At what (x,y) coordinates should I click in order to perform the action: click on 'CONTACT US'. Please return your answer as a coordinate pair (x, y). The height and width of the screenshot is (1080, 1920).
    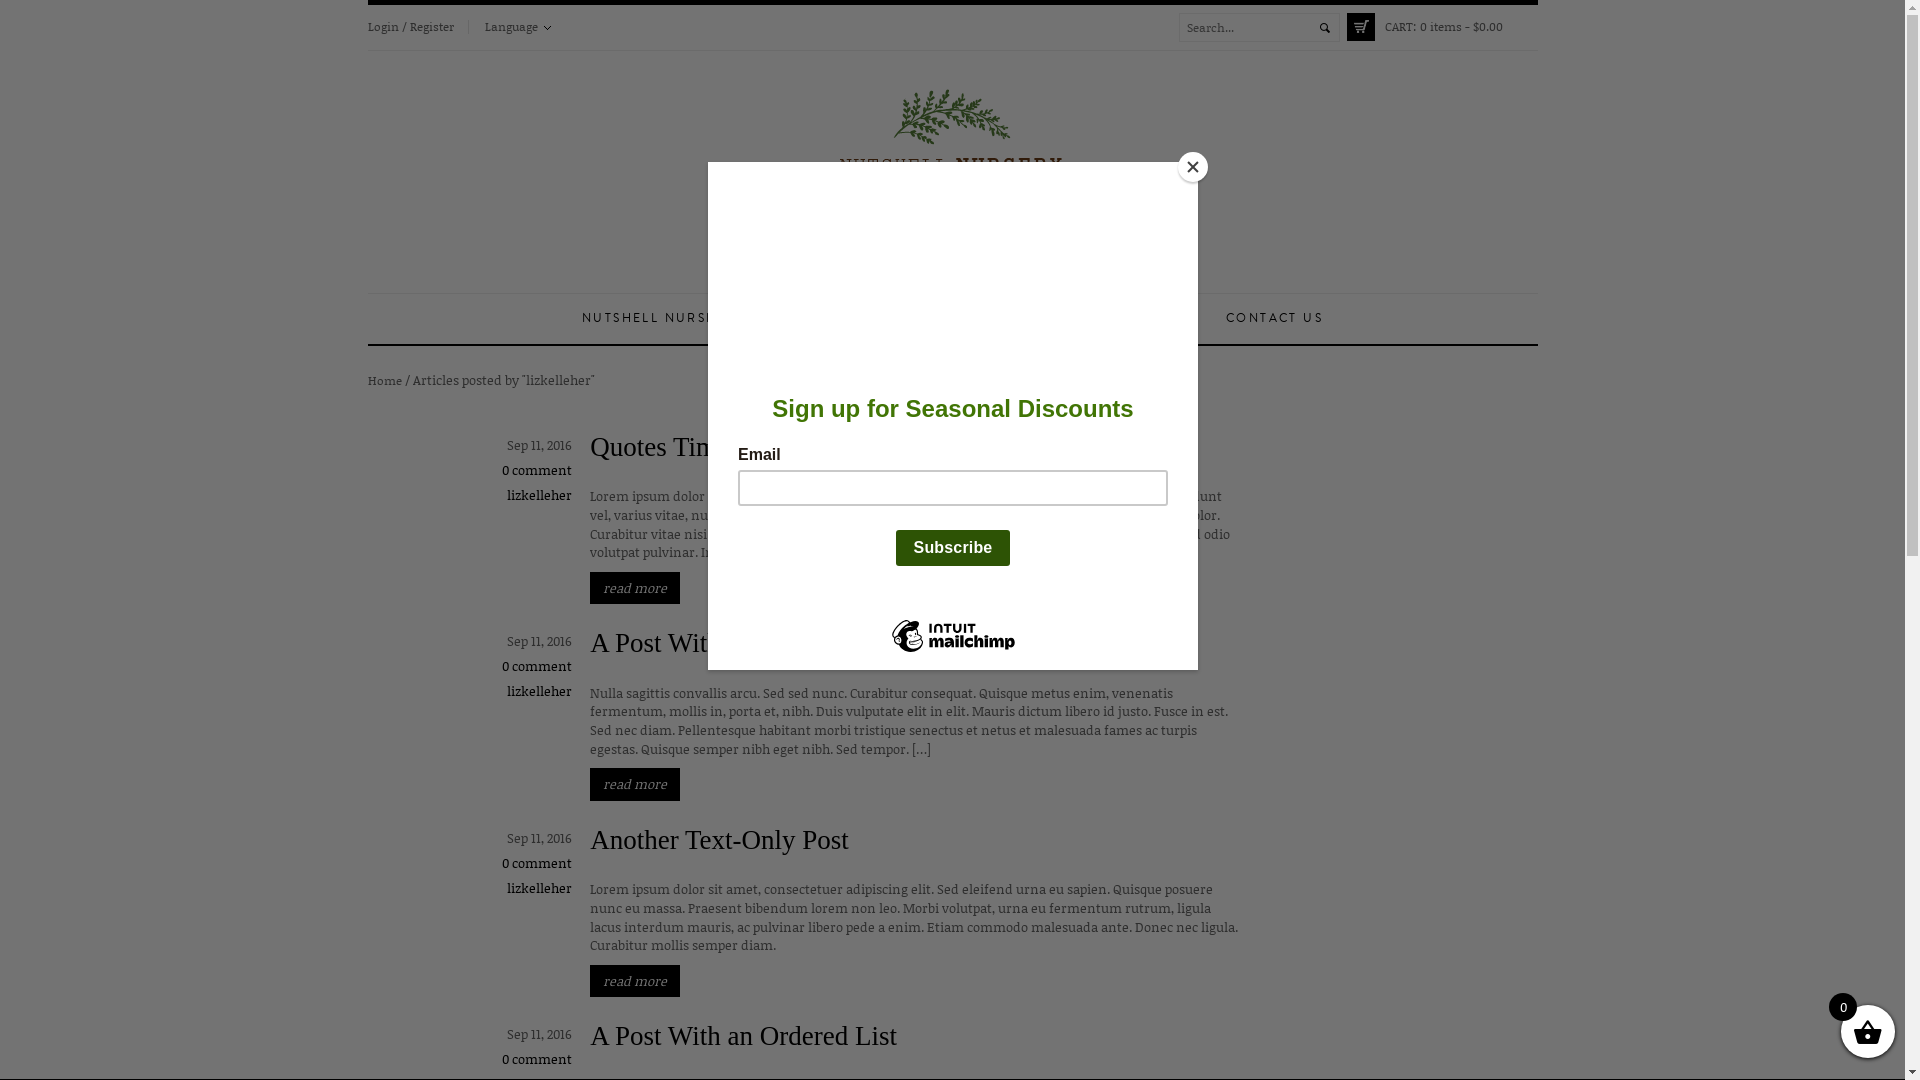
    Looking at the image, I should click on (1273, 318).